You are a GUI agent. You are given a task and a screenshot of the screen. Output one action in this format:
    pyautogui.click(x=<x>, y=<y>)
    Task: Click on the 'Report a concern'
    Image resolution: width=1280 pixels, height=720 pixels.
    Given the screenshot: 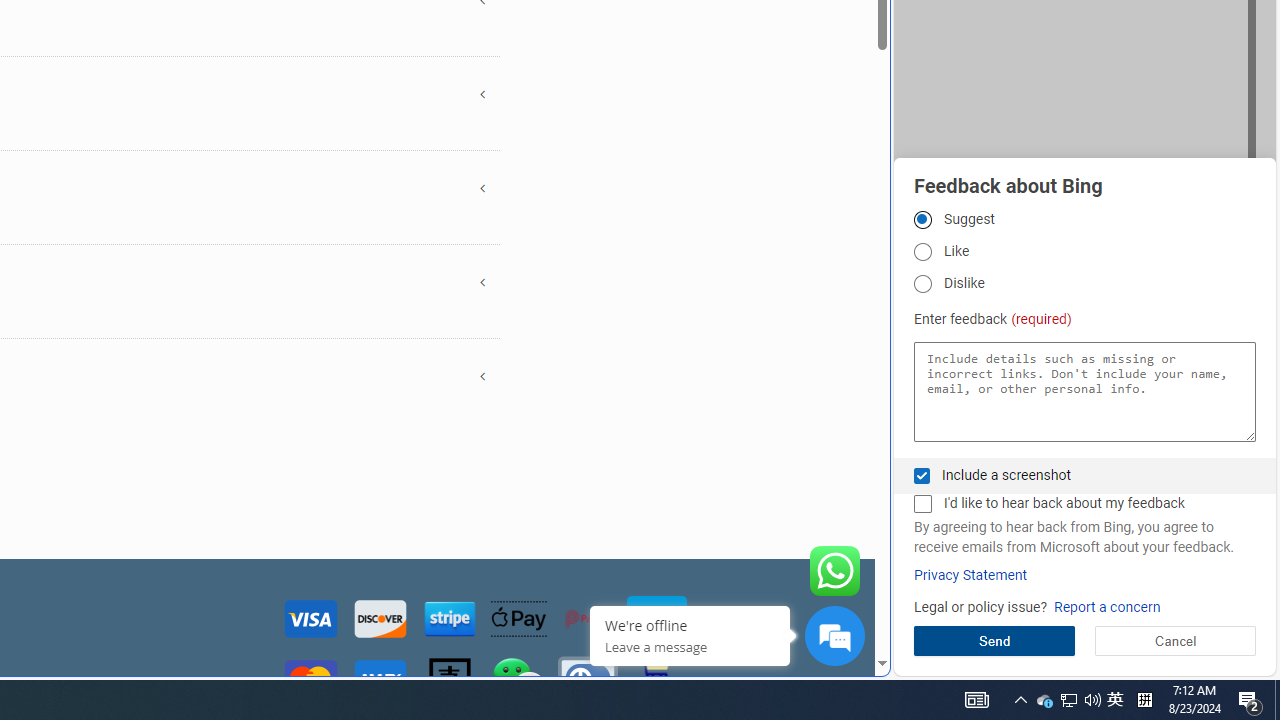 What is the action you would take?
    pyautogui.click(x=1106, y=606)
    